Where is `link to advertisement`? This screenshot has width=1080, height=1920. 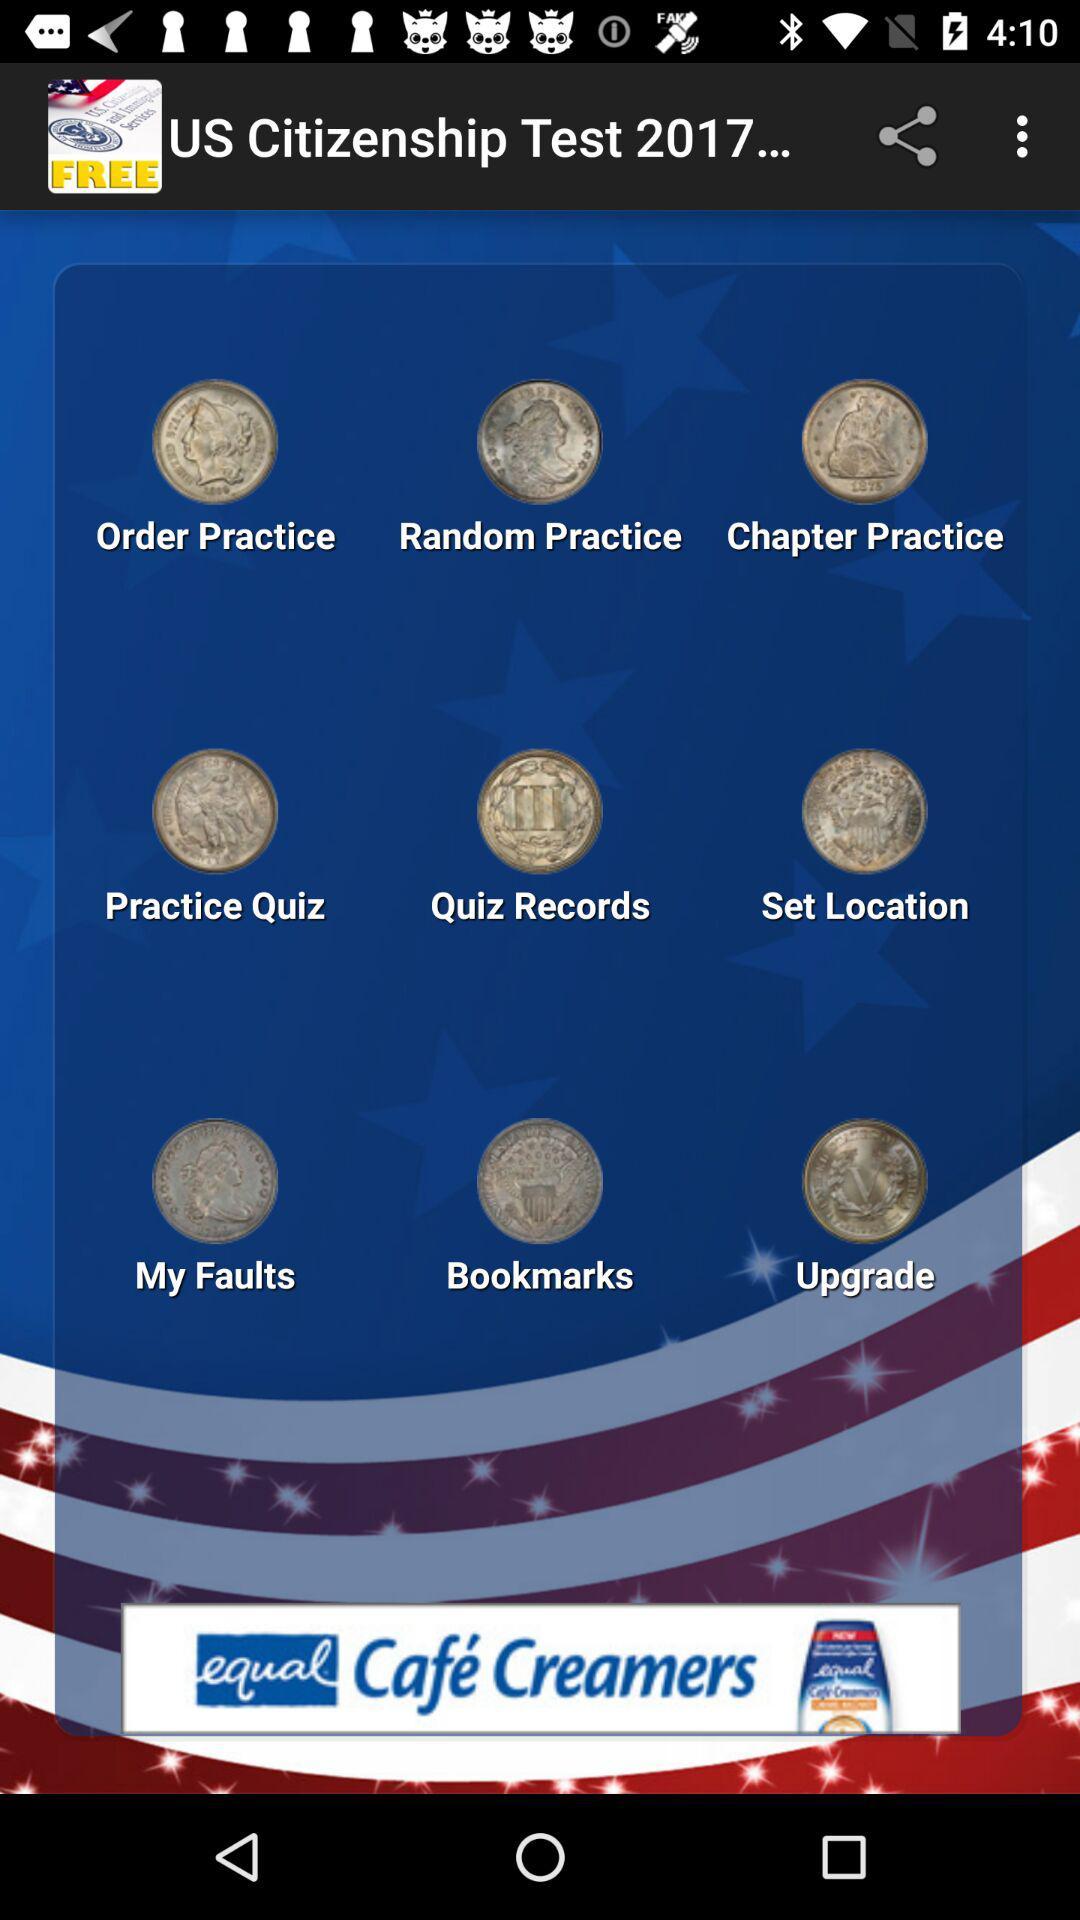 link to advertisement is located at coordinates (540, 1668).